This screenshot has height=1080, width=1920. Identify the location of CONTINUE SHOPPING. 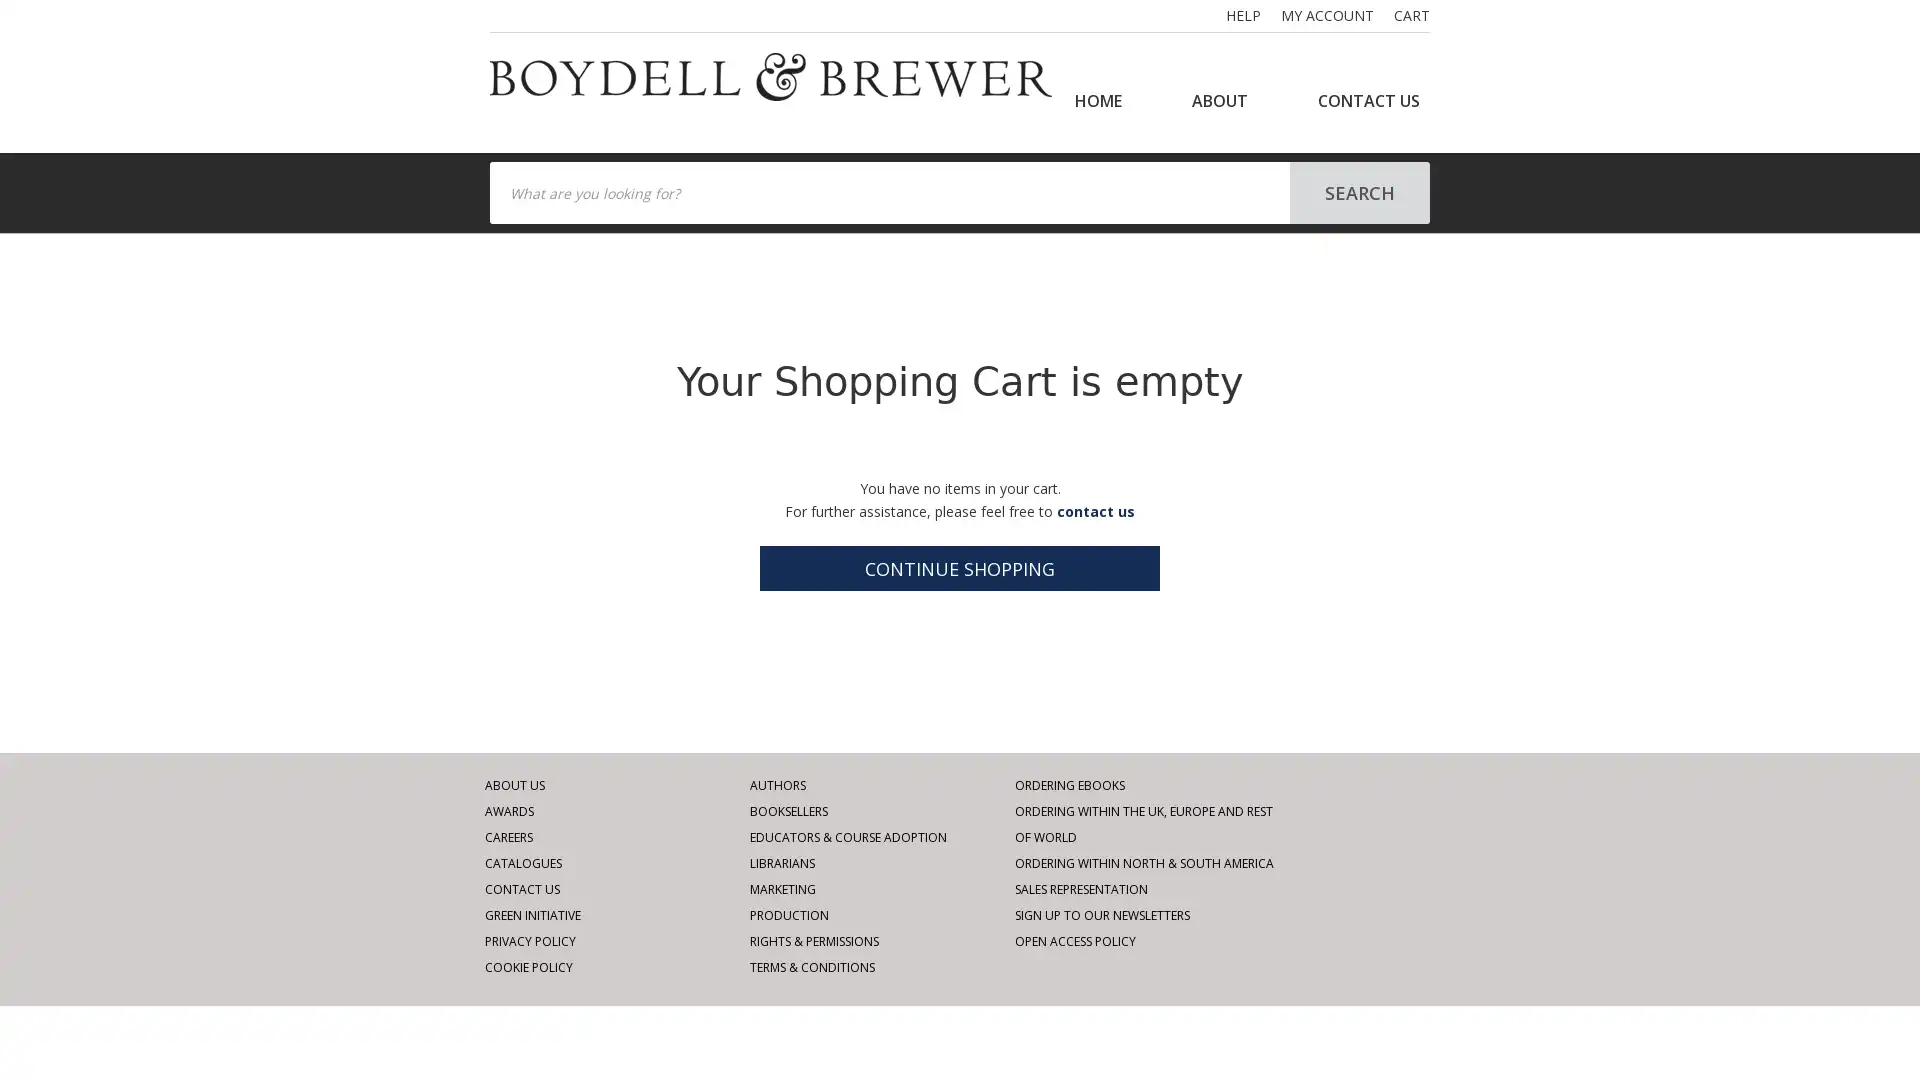
(960, 568).